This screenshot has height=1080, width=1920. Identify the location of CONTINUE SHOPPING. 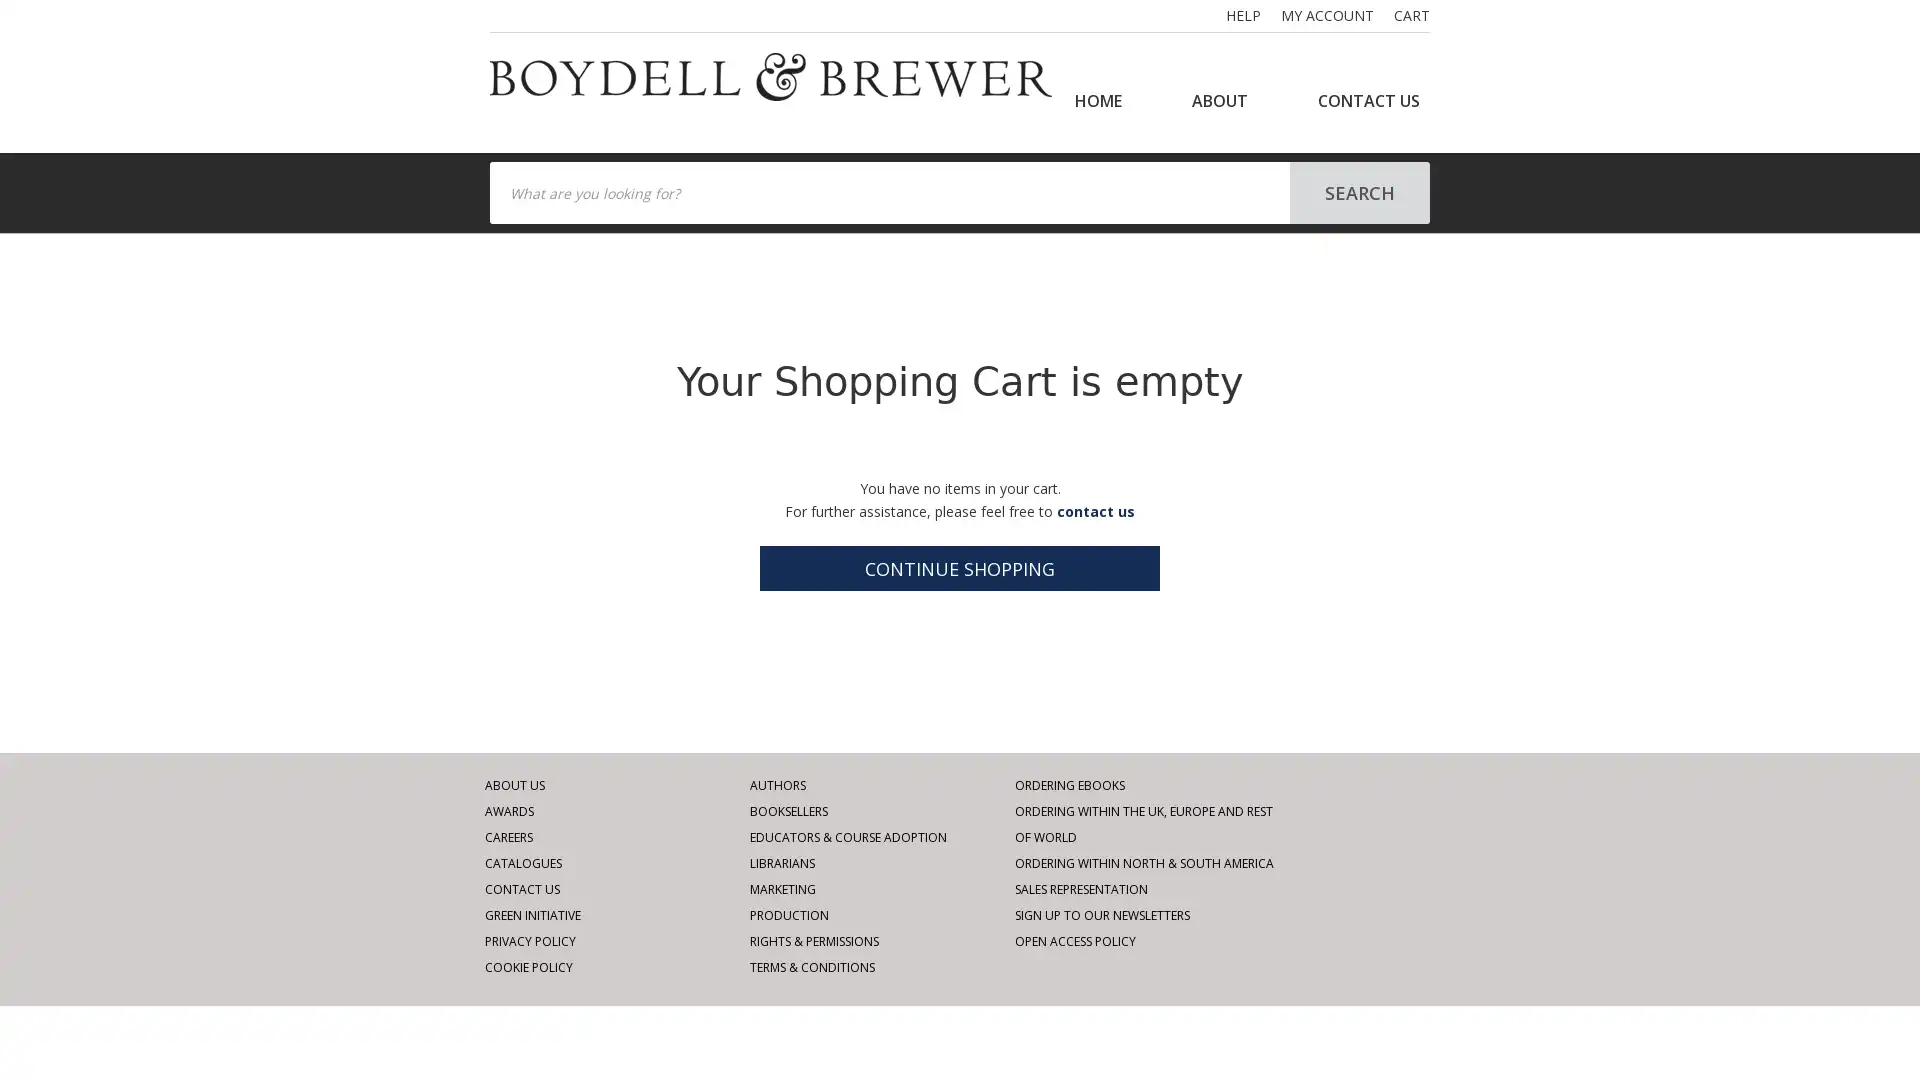
(960, 568).